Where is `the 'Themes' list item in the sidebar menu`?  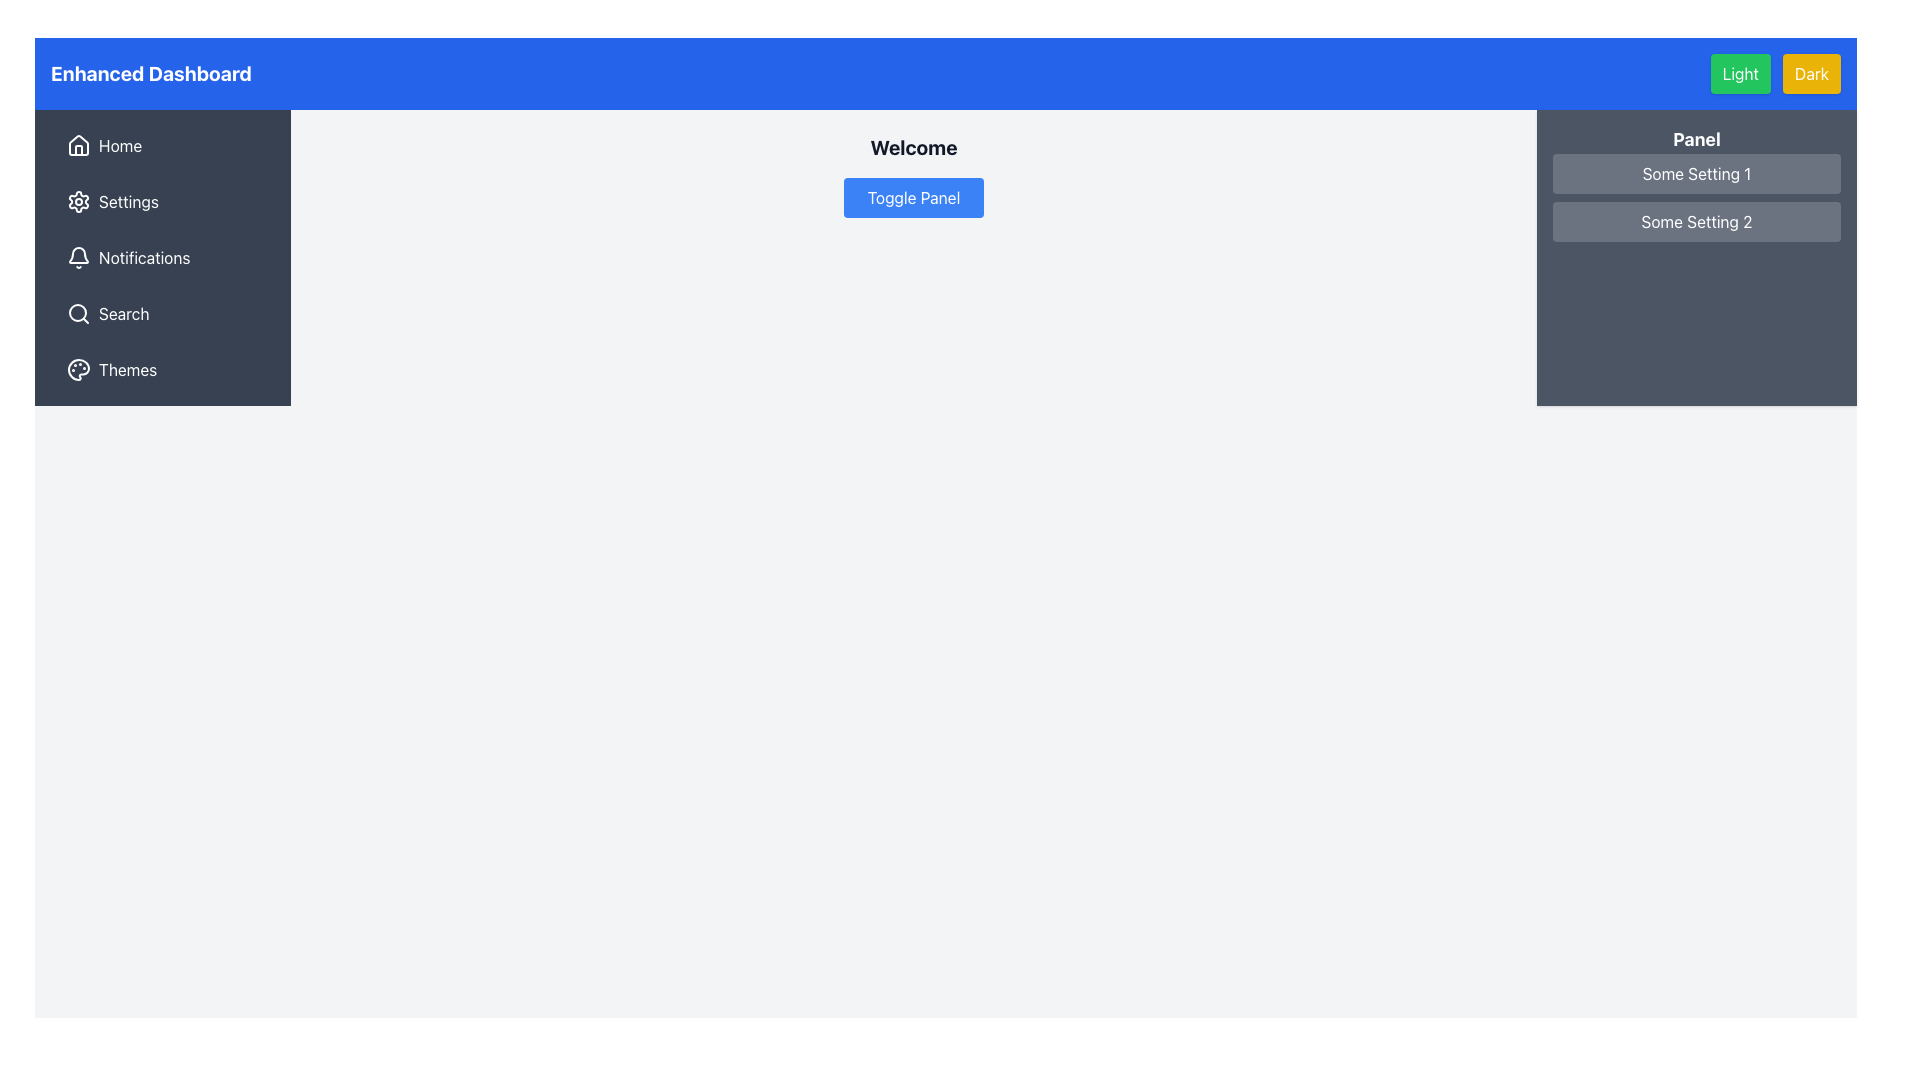 the 'Themes' list item in the sidebar menu is located at coordinates (163, 370).